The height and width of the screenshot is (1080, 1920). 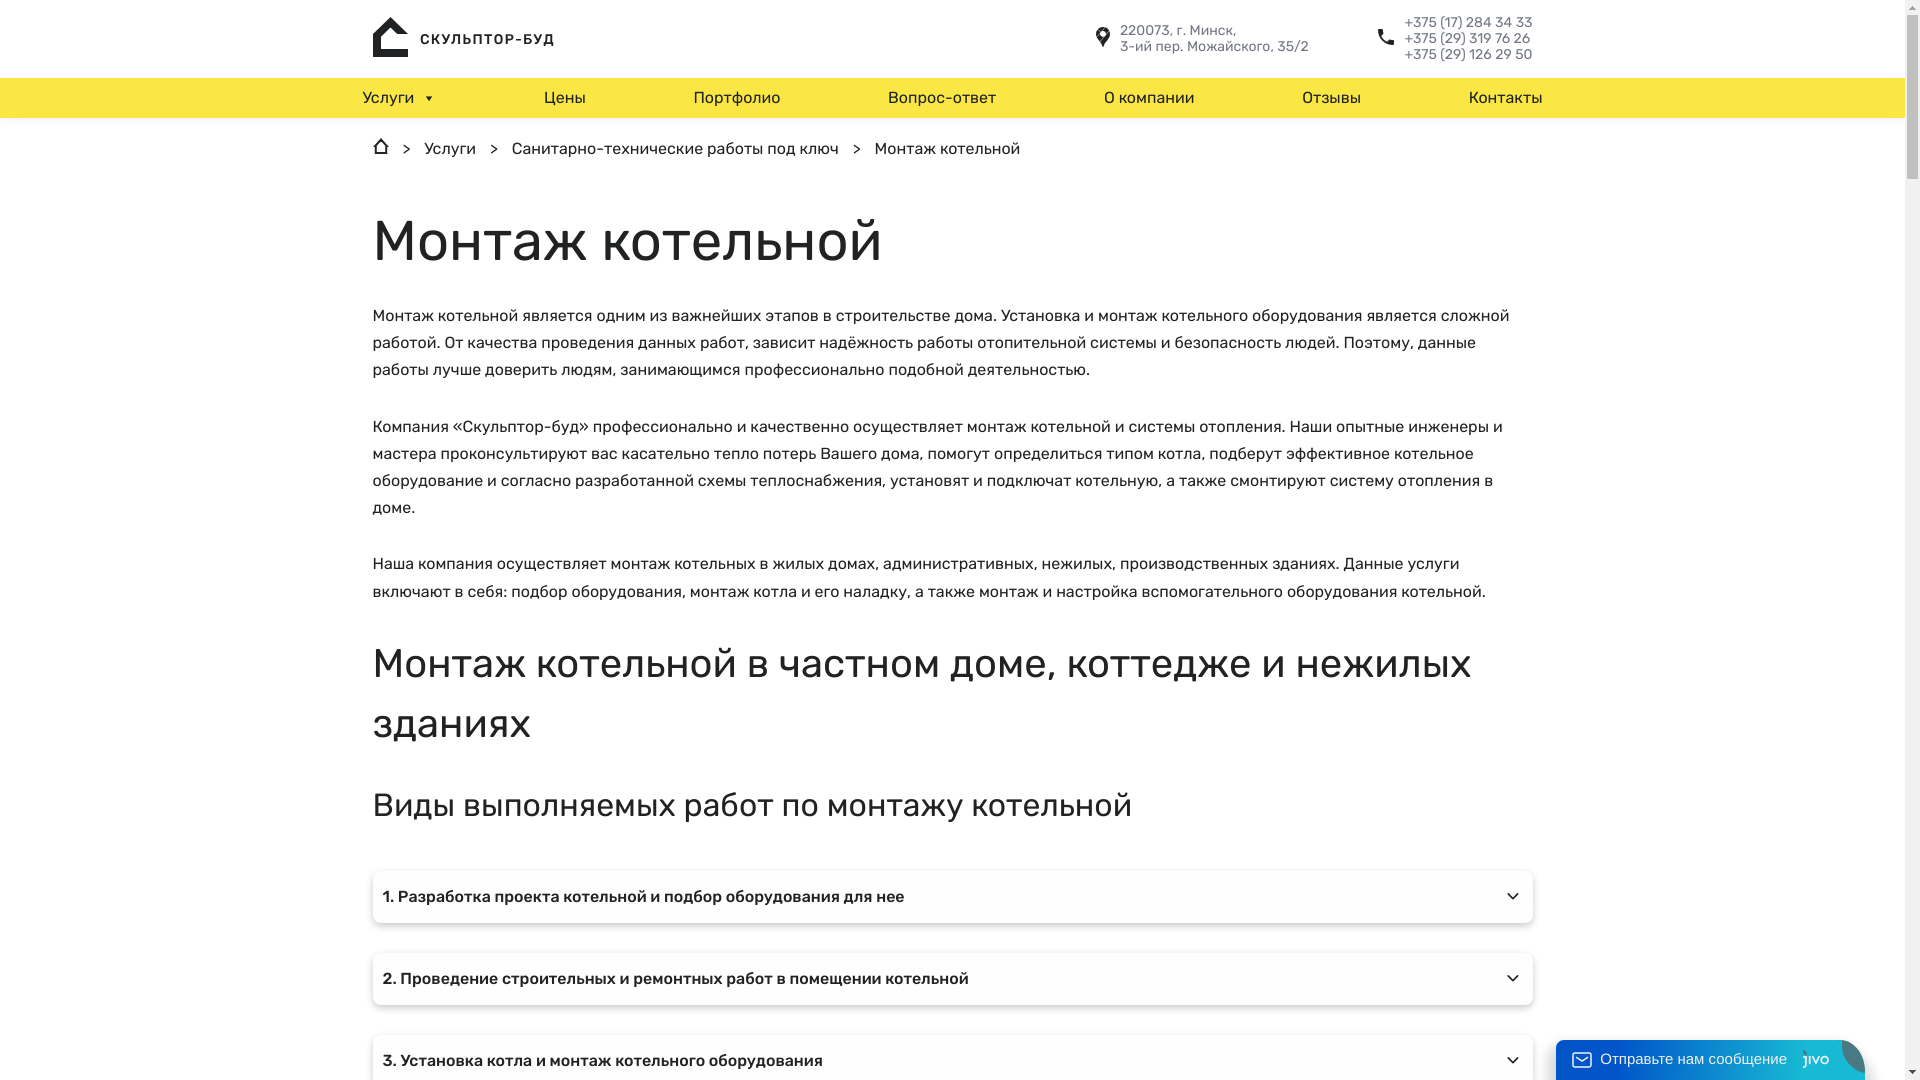 I want to click on '+375 (29) 126 29 50', so click(x=1468, y=53).